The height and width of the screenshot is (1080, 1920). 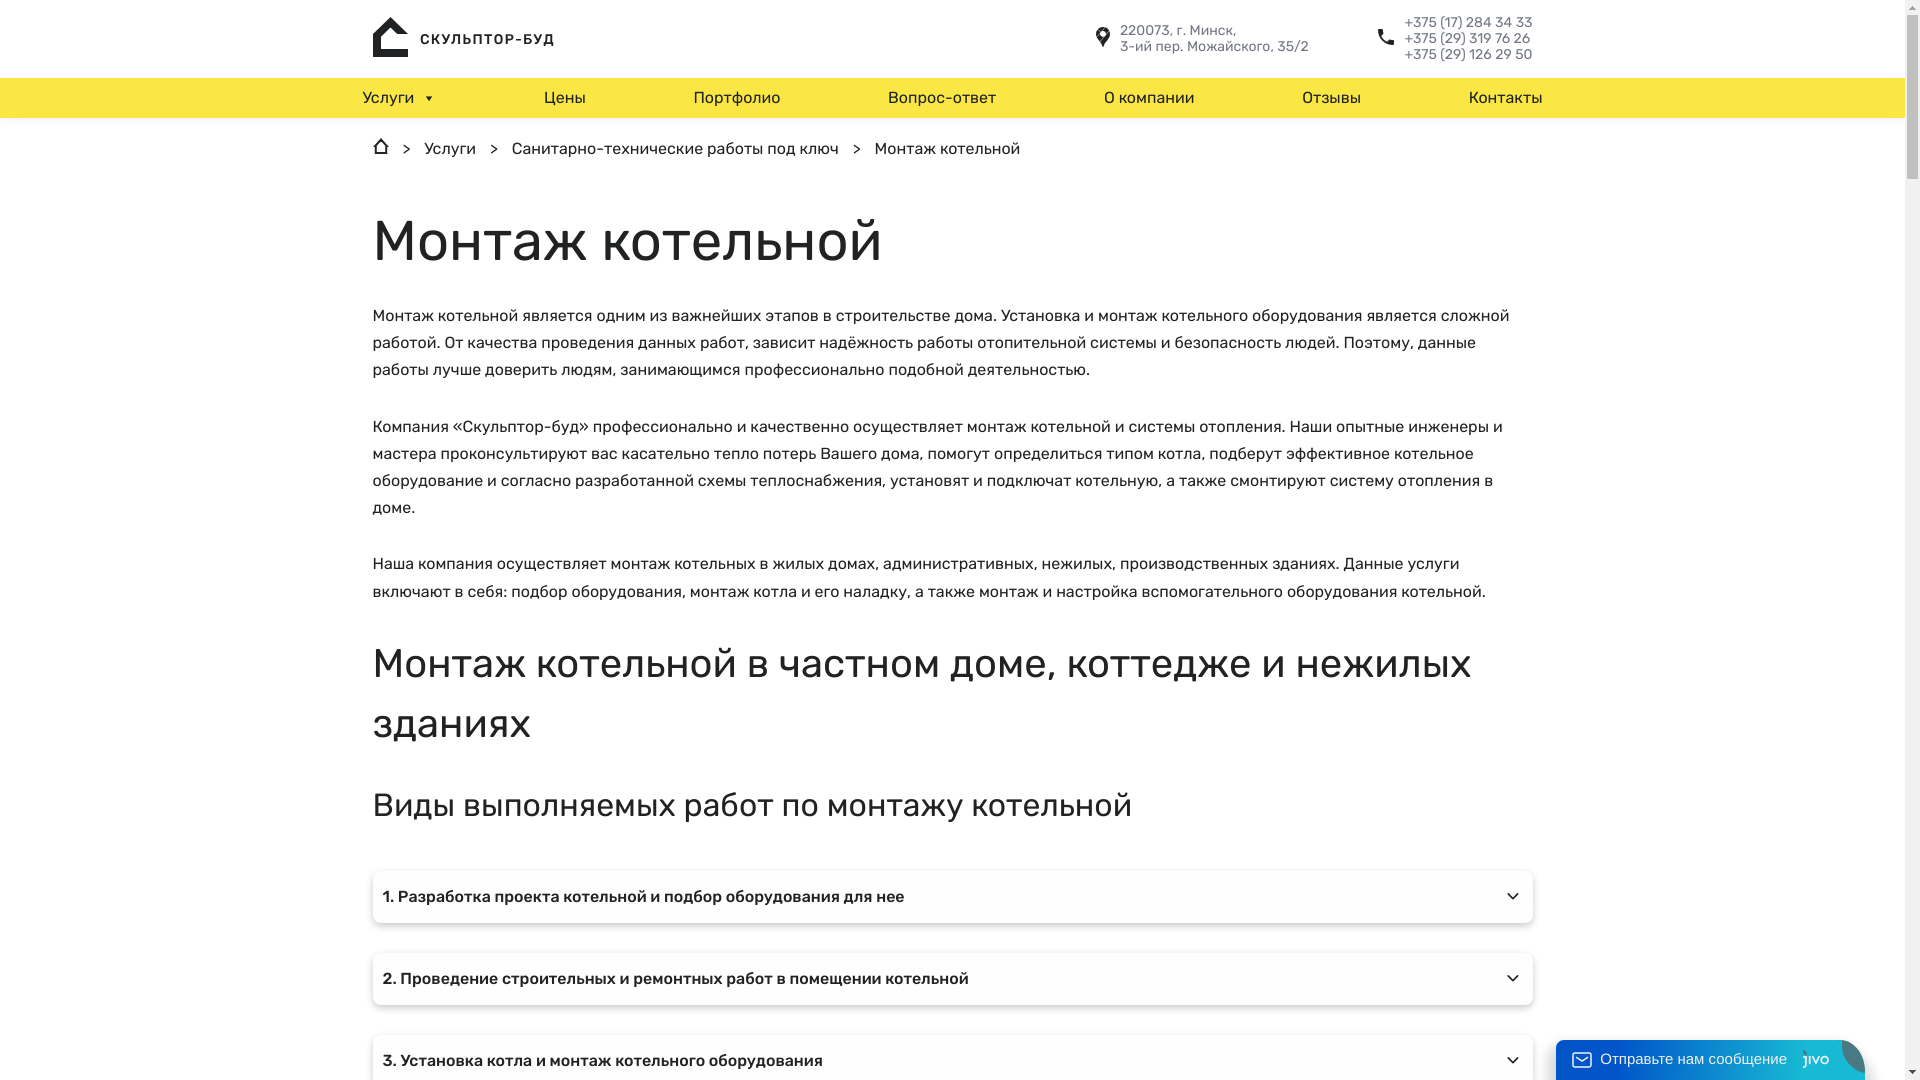 I want to click on '+375 (29) 126 29 50', so click(x=1468, y=53).